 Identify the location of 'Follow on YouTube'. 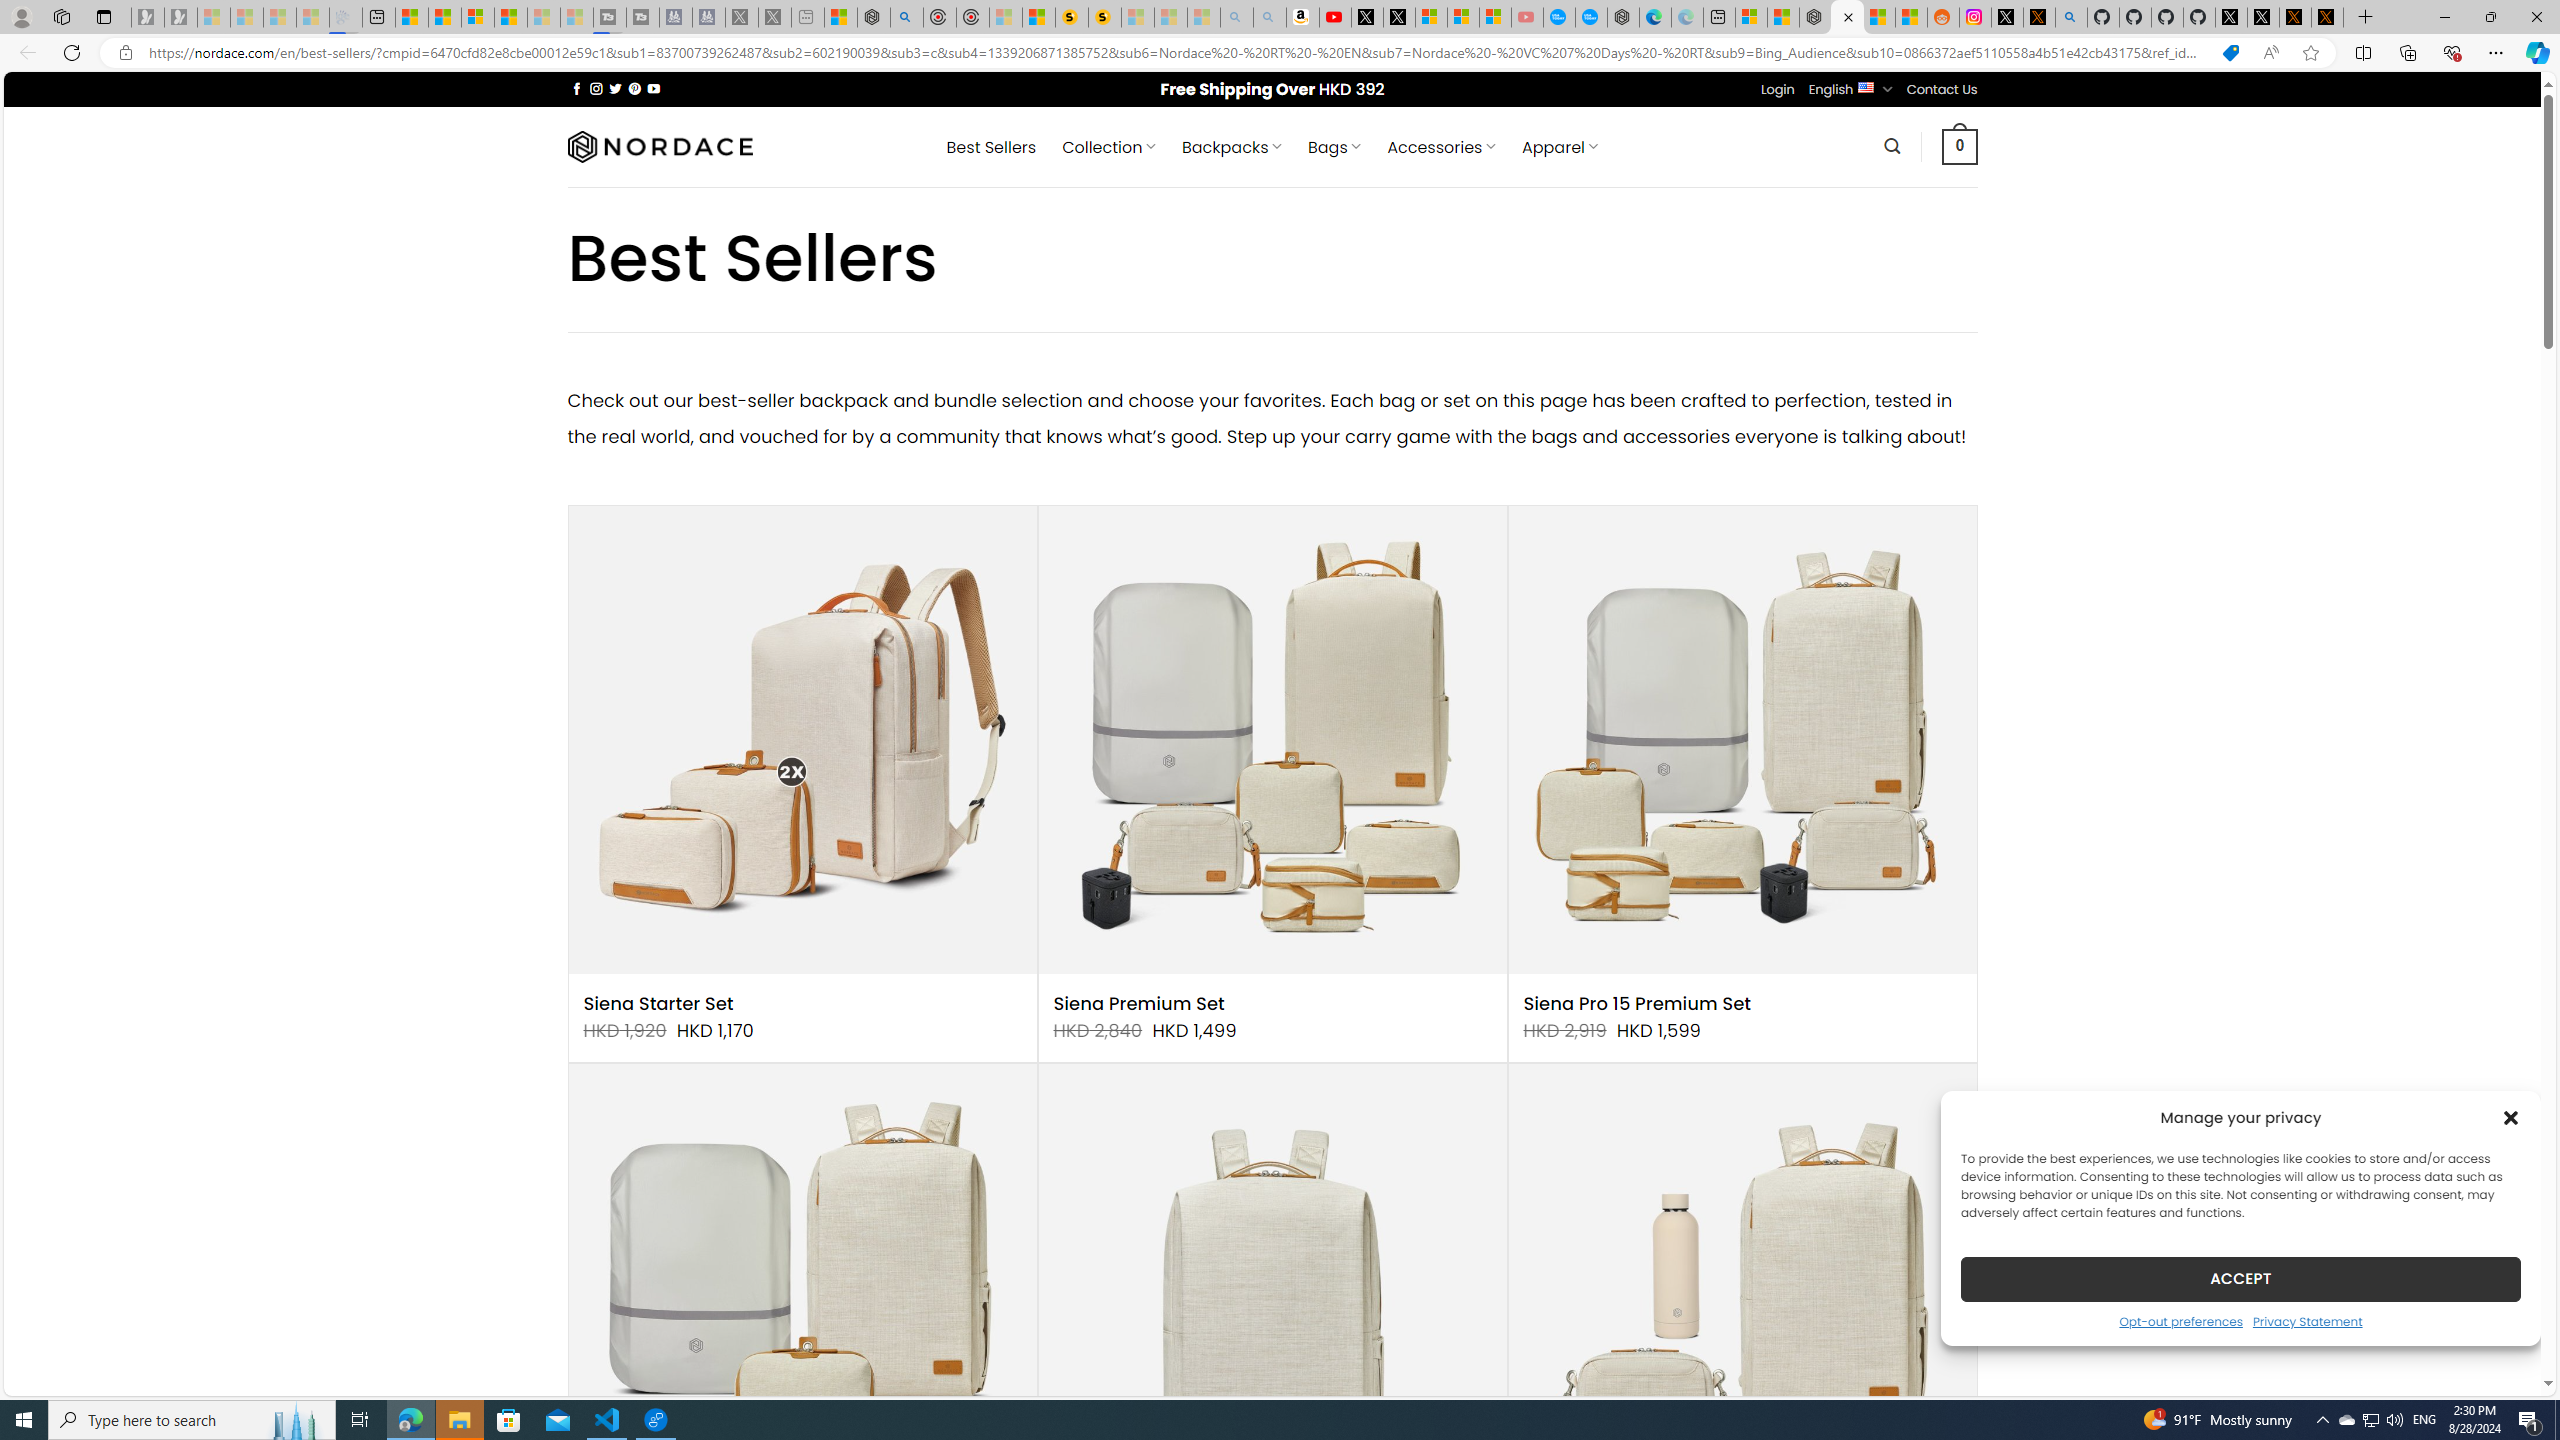
(653, 88).